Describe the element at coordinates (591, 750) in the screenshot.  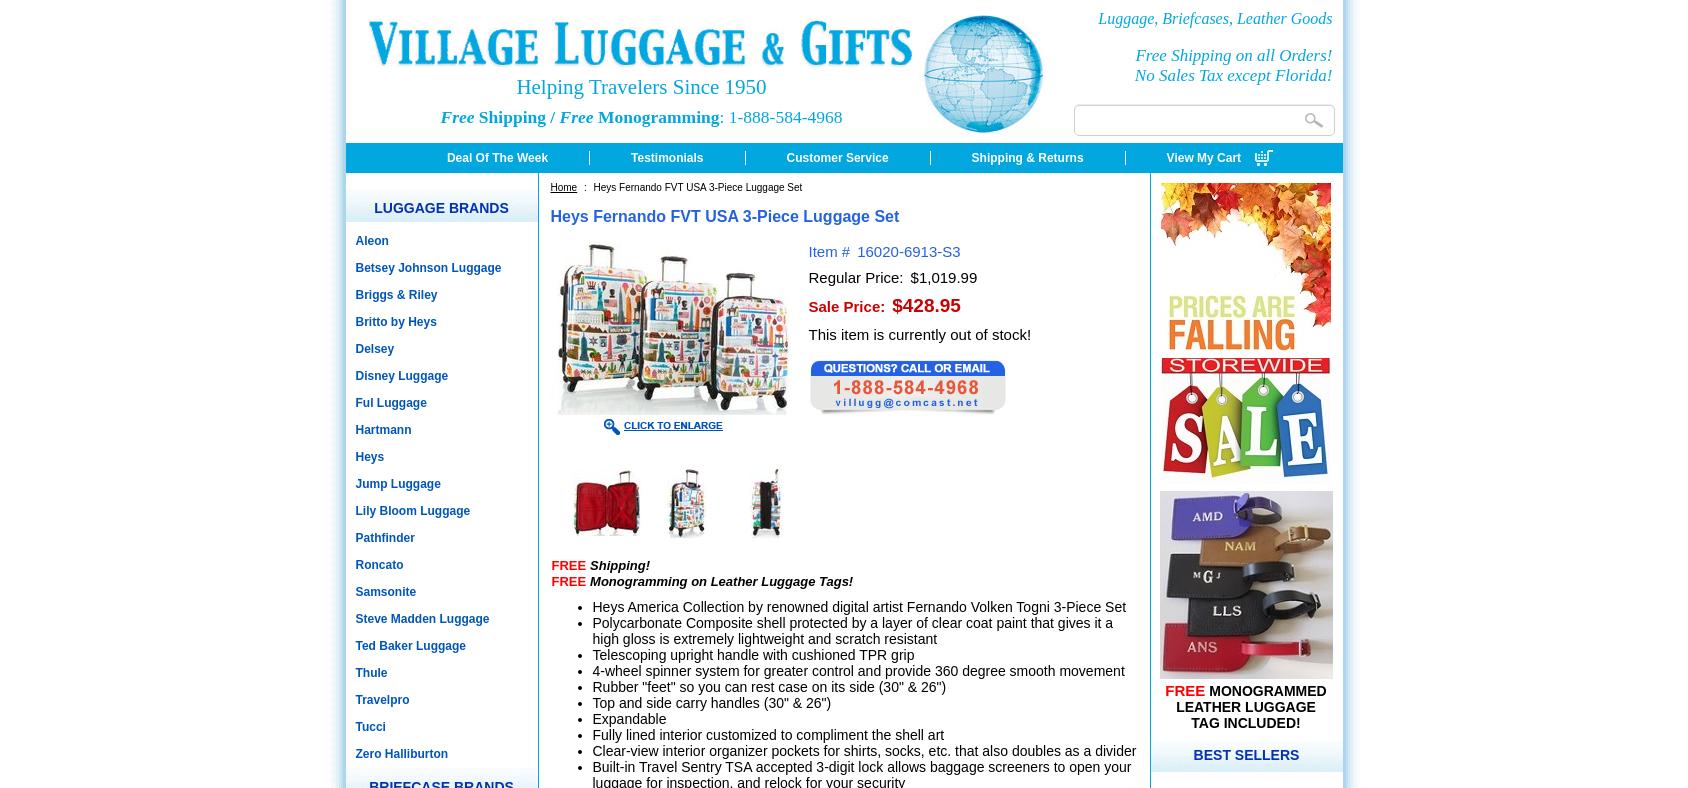
I see `'Clear-view interior organizer pockets for shirts, socks, etc. that also doubles as a divider'` at that location.